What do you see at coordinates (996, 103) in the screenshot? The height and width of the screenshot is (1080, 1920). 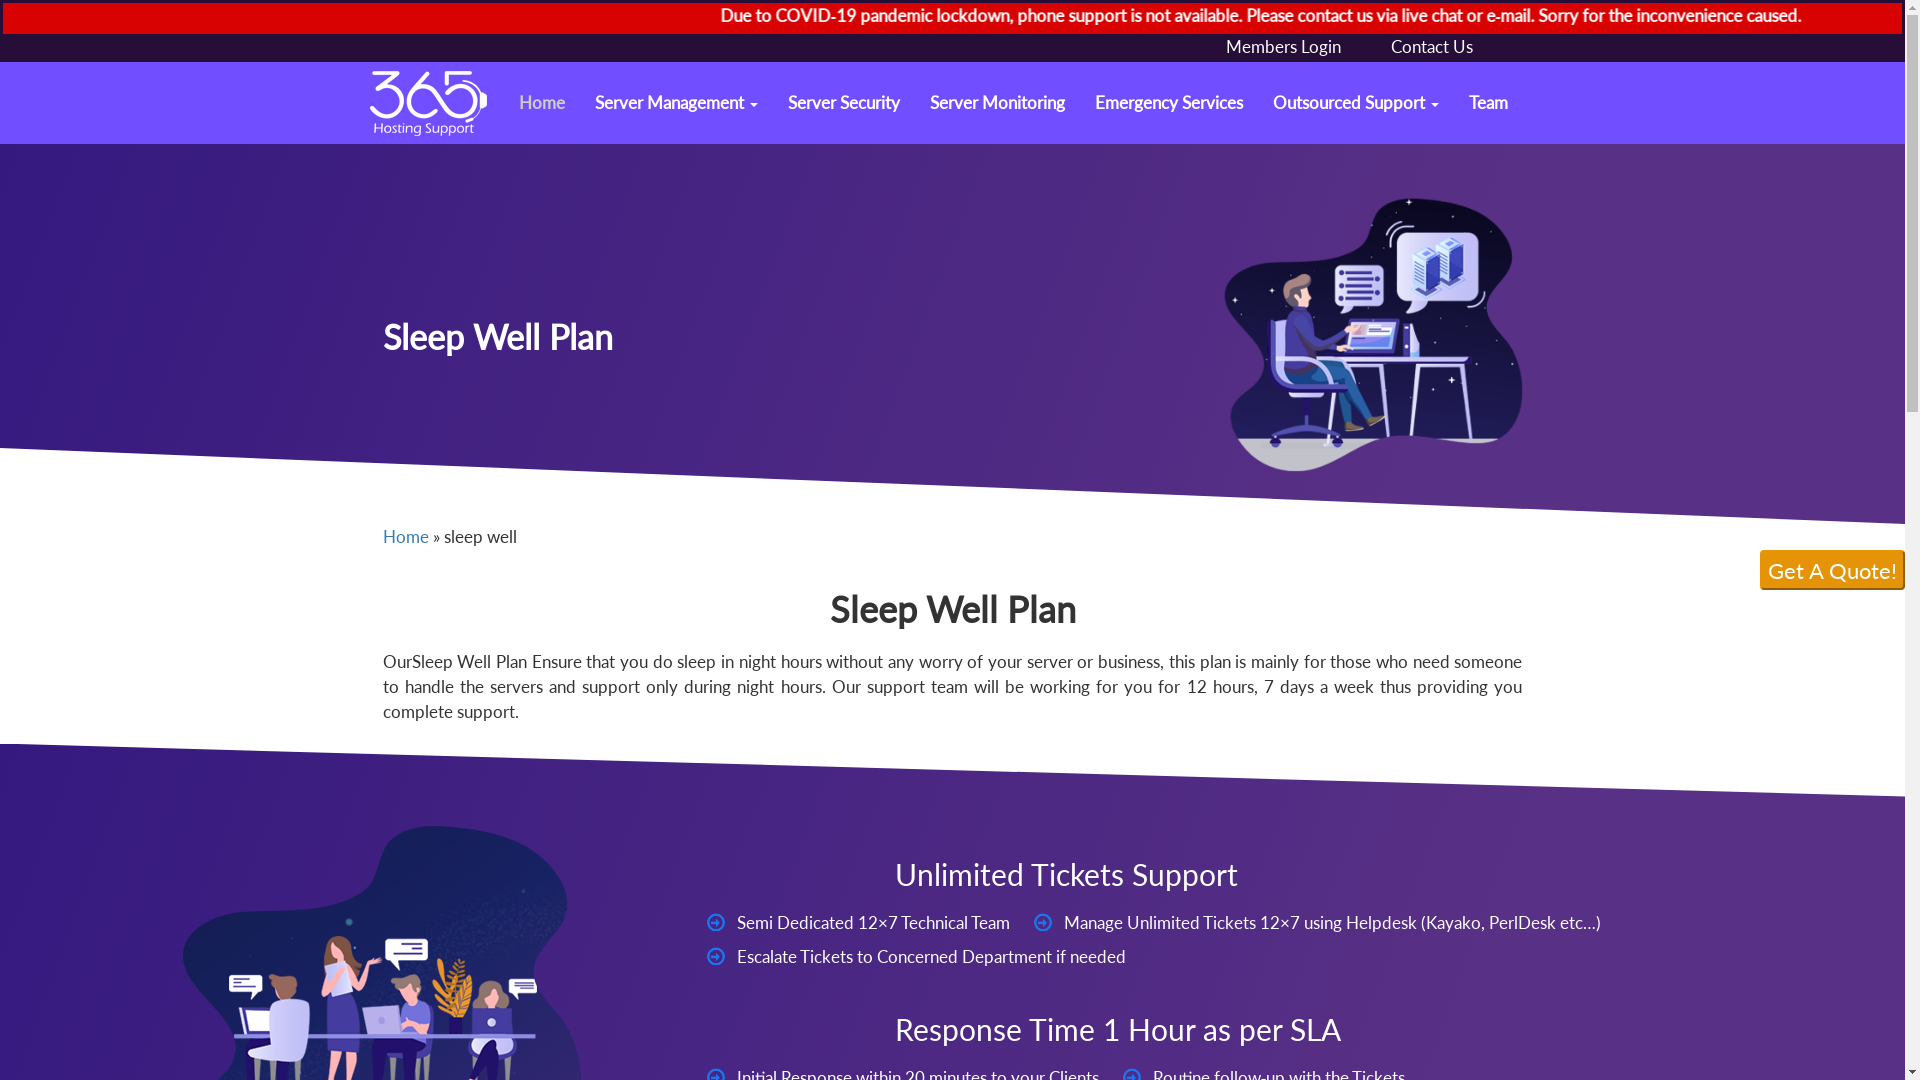 I see `'Server Monitoring'` at bounding box center [996, 103].